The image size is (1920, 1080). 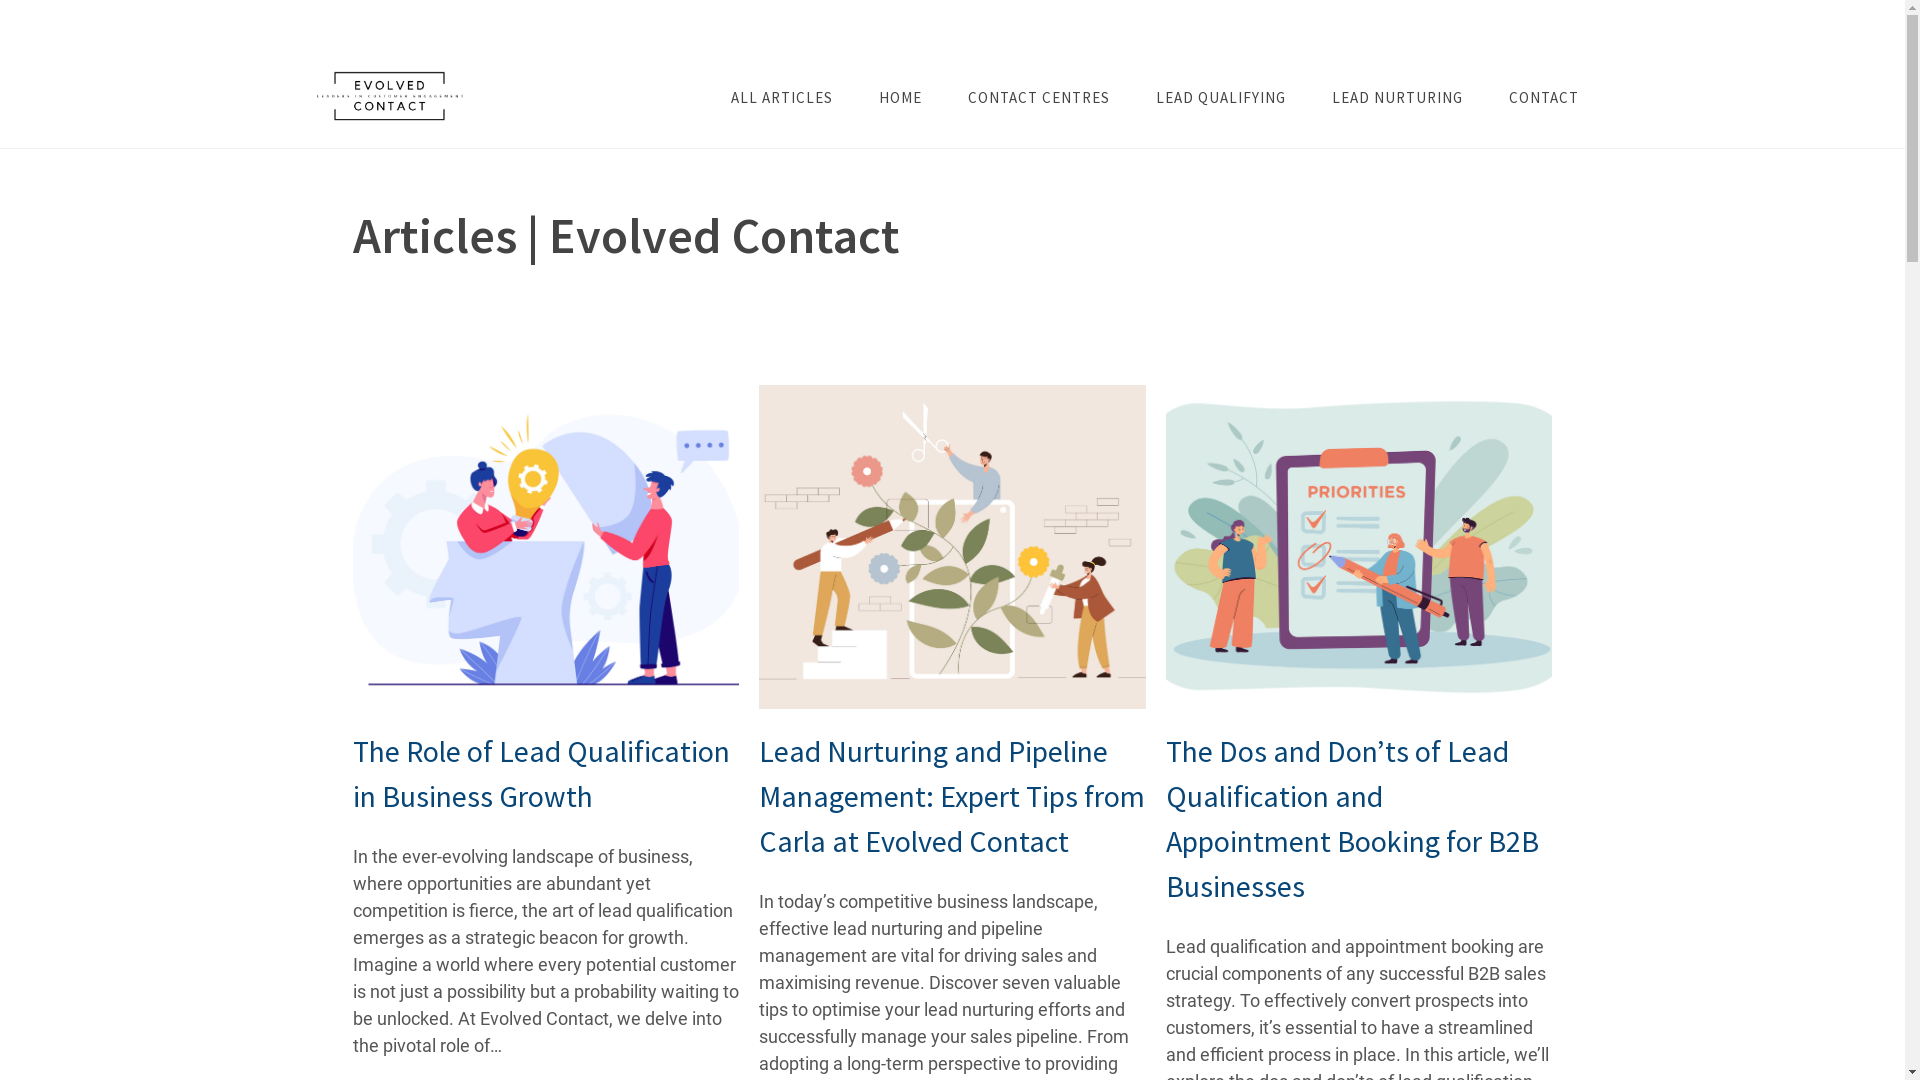 I want to click on 'CONTACT CENTRES', so click(x=1038, y=97).